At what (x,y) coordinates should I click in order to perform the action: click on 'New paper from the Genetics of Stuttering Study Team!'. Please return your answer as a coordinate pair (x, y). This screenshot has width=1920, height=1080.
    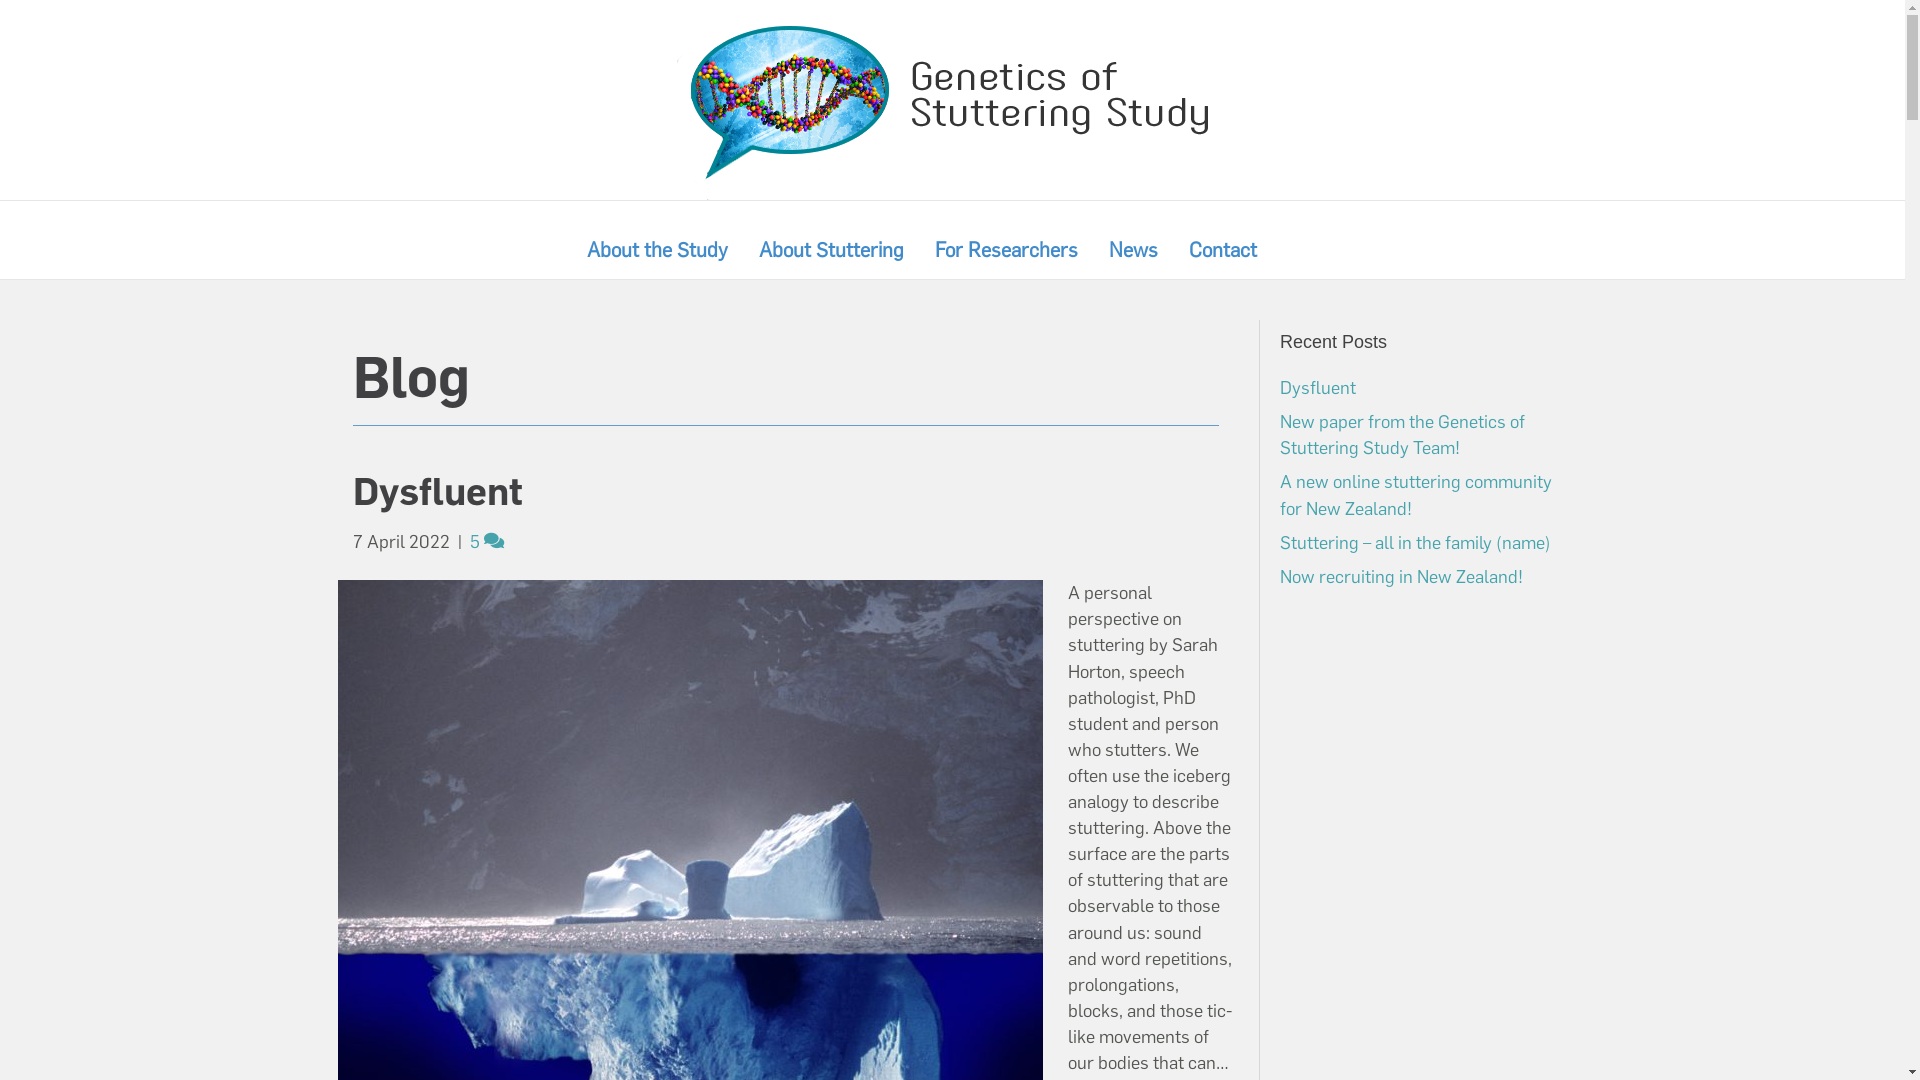
    Looking at the image, I should click on (1280, 434).